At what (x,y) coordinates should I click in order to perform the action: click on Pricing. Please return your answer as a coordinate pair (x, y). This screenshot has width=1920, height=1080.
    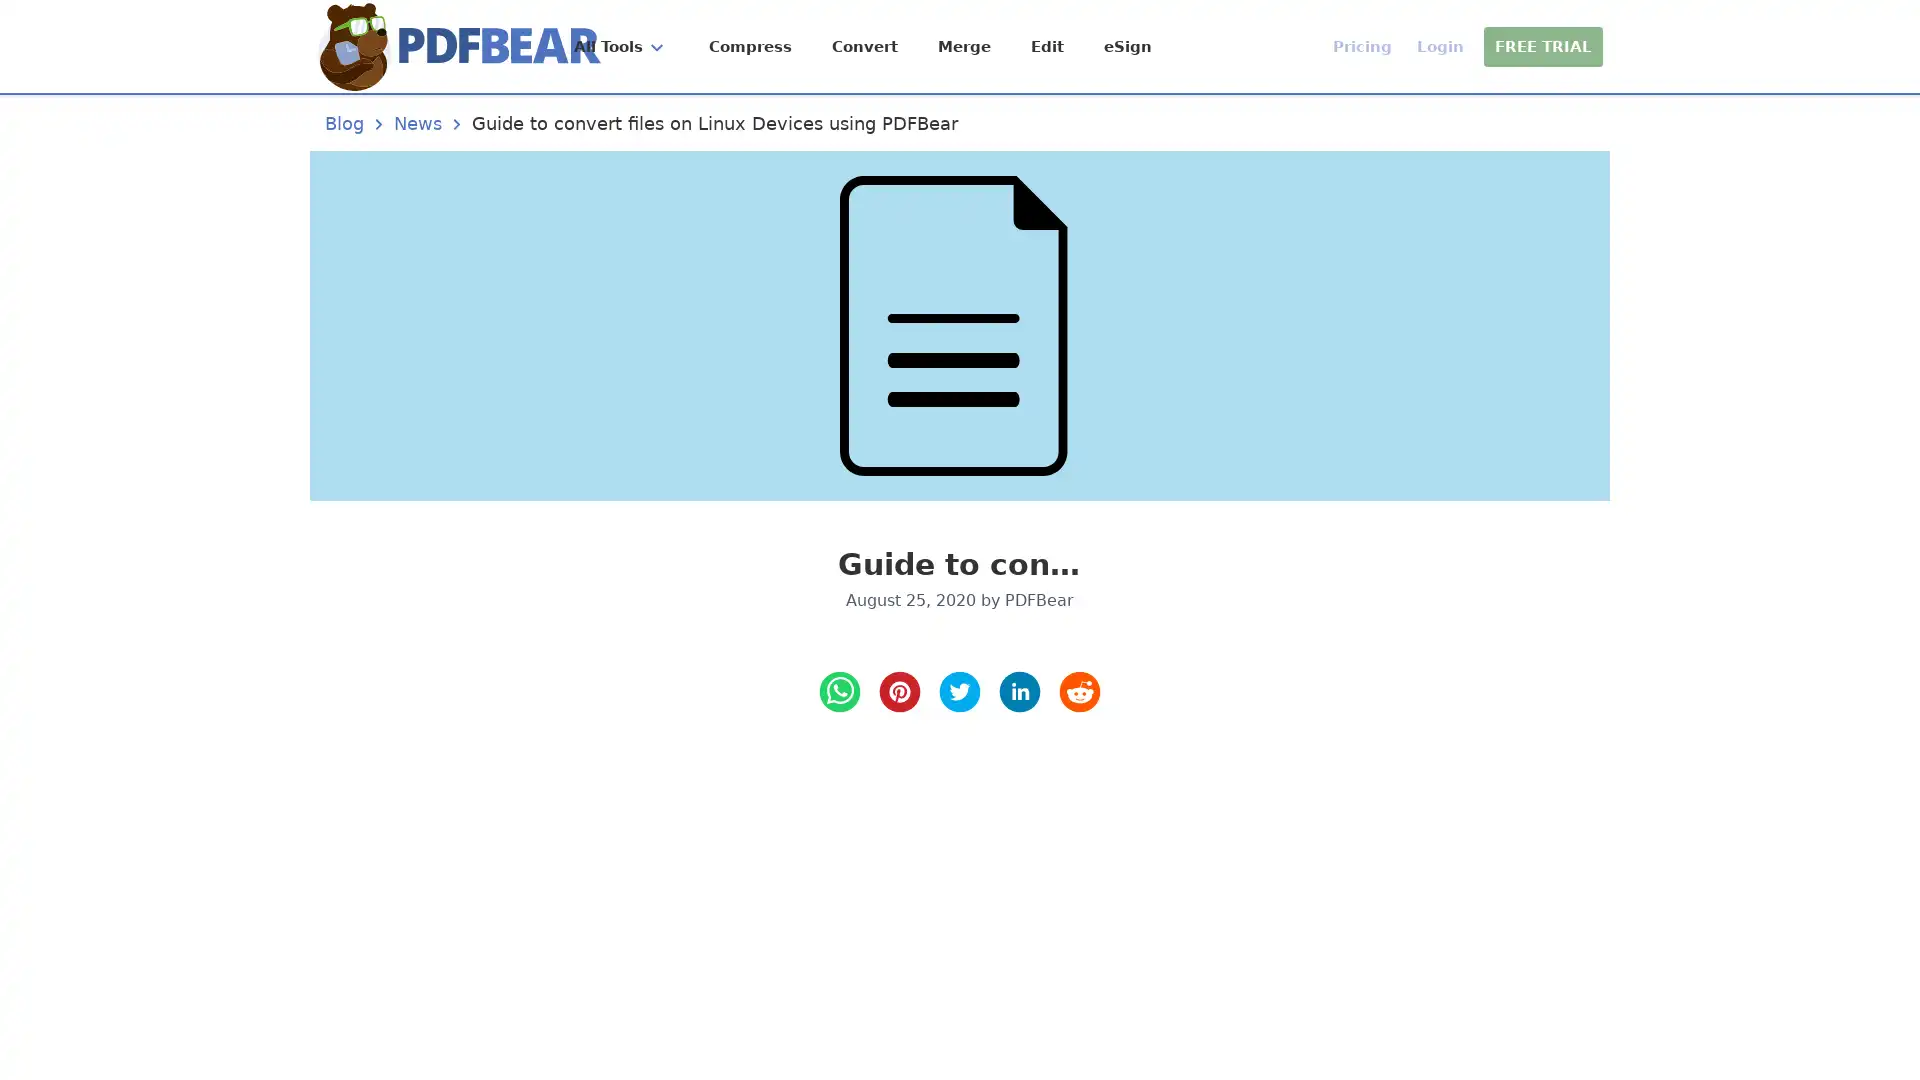
    Looking at the image, I should click on (1360, 45).